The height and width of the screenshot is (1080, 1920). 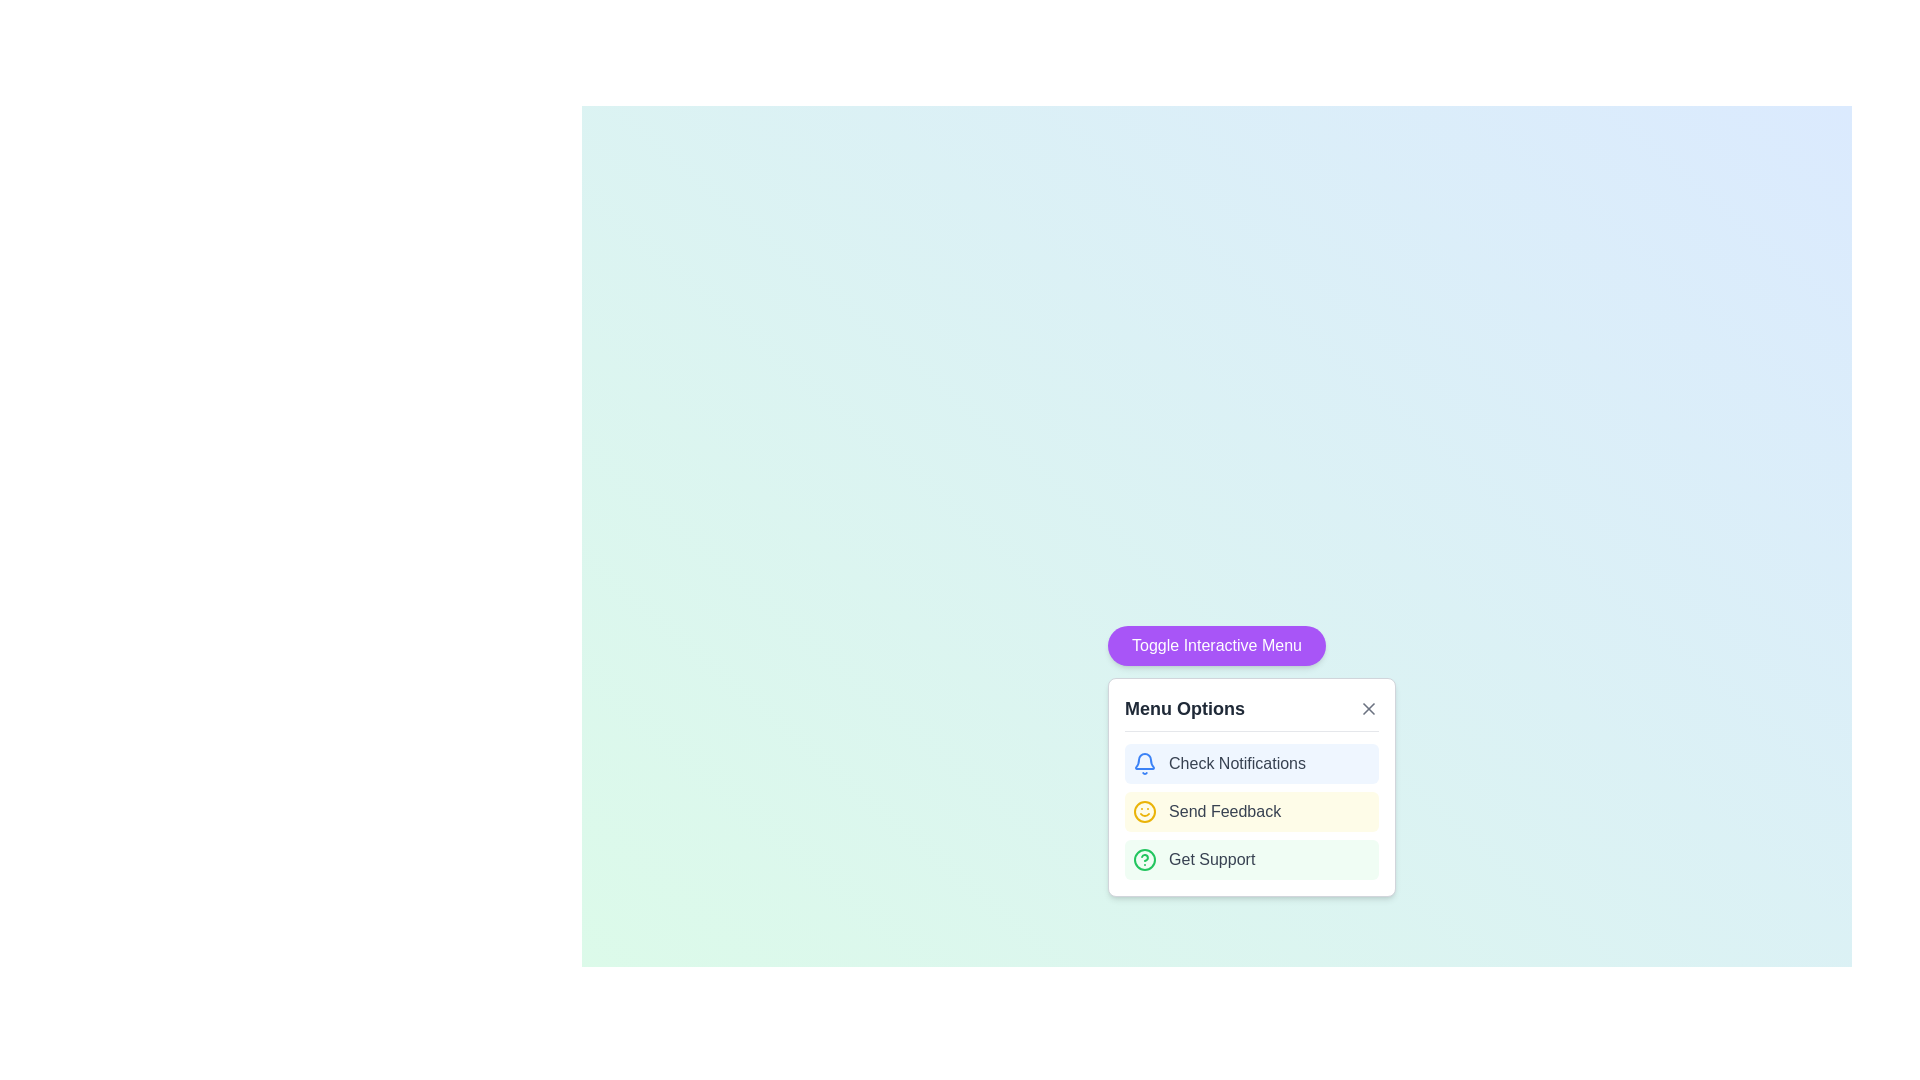 I want to click on the 'Send Feedback' text label, which is styled with a clean sans-serif font and located on a pastel yellow background within the 'Menu Options' group, so click(x=1224, y=812).